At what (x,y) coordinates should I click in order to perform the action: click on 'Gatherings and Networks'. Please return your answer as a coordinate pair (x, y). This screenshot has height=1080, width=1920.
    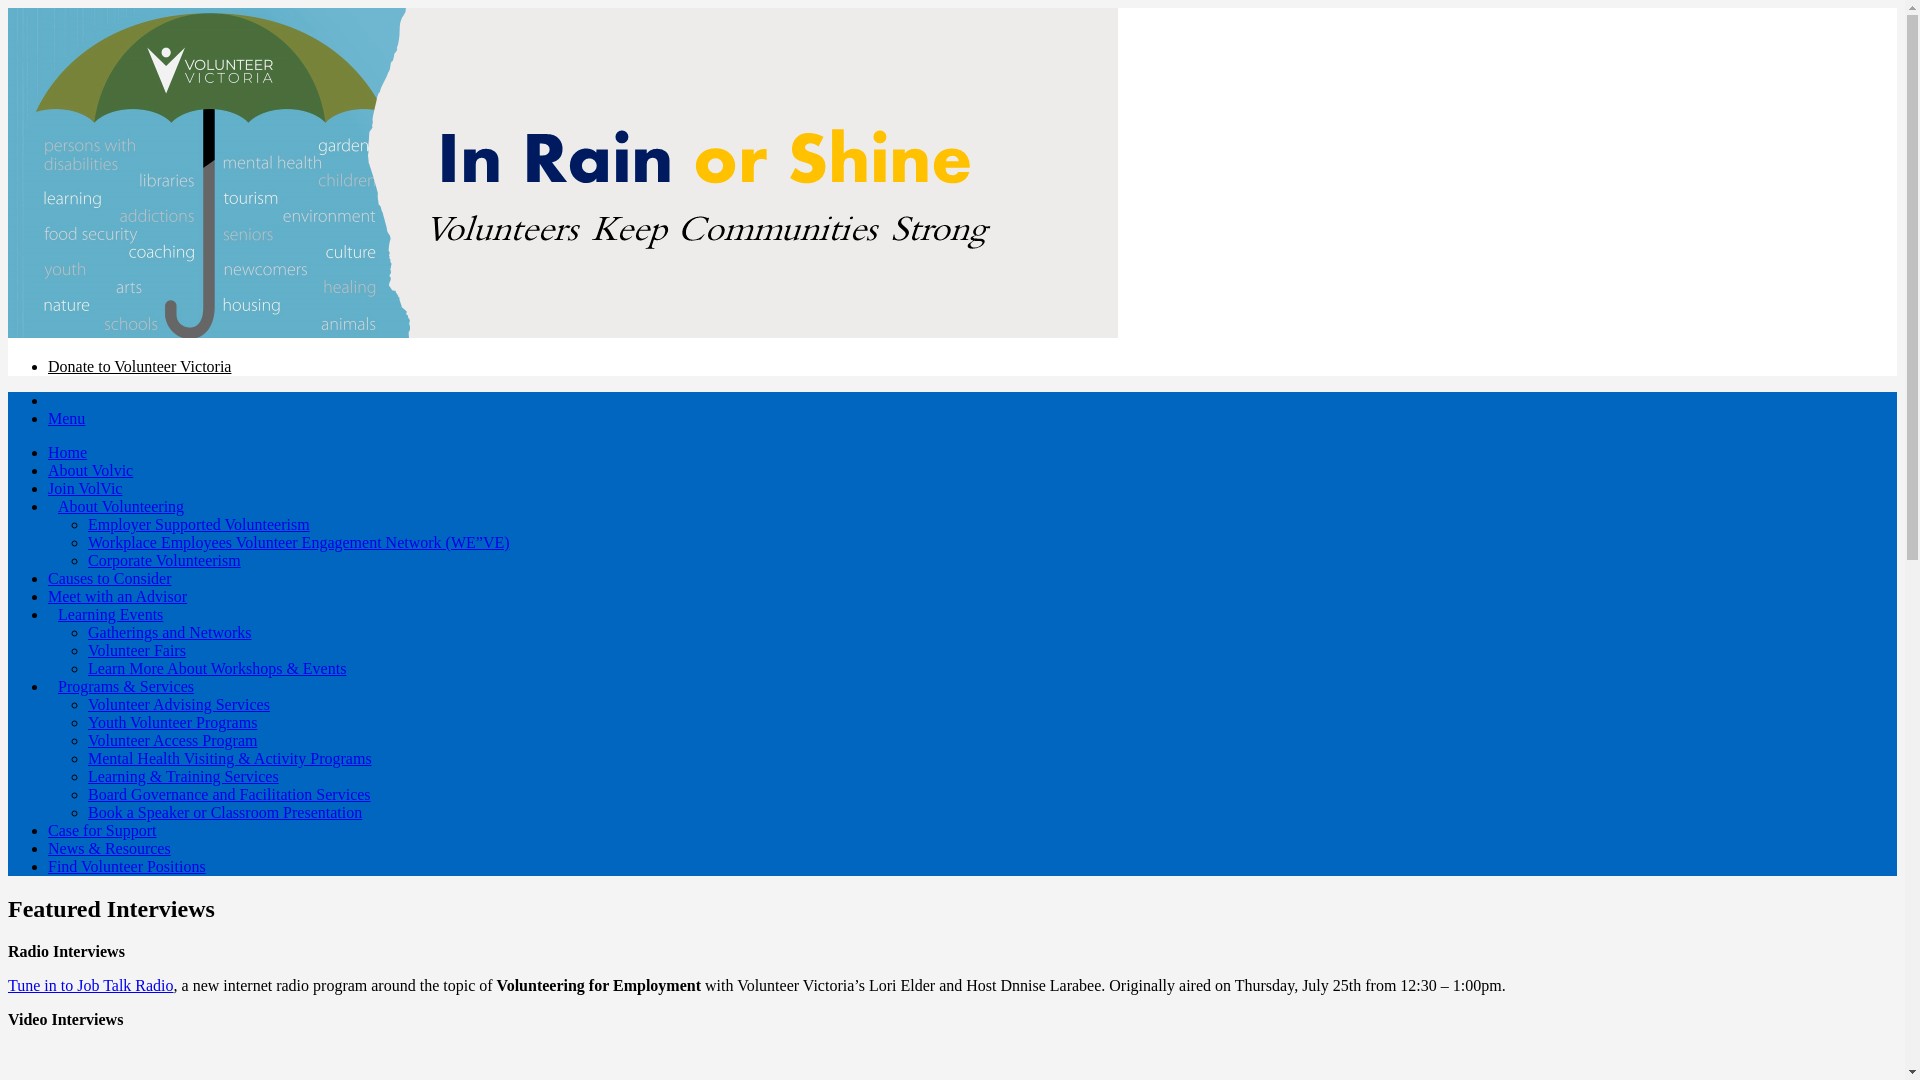
    Looking at the image, I should click on (169, 632).